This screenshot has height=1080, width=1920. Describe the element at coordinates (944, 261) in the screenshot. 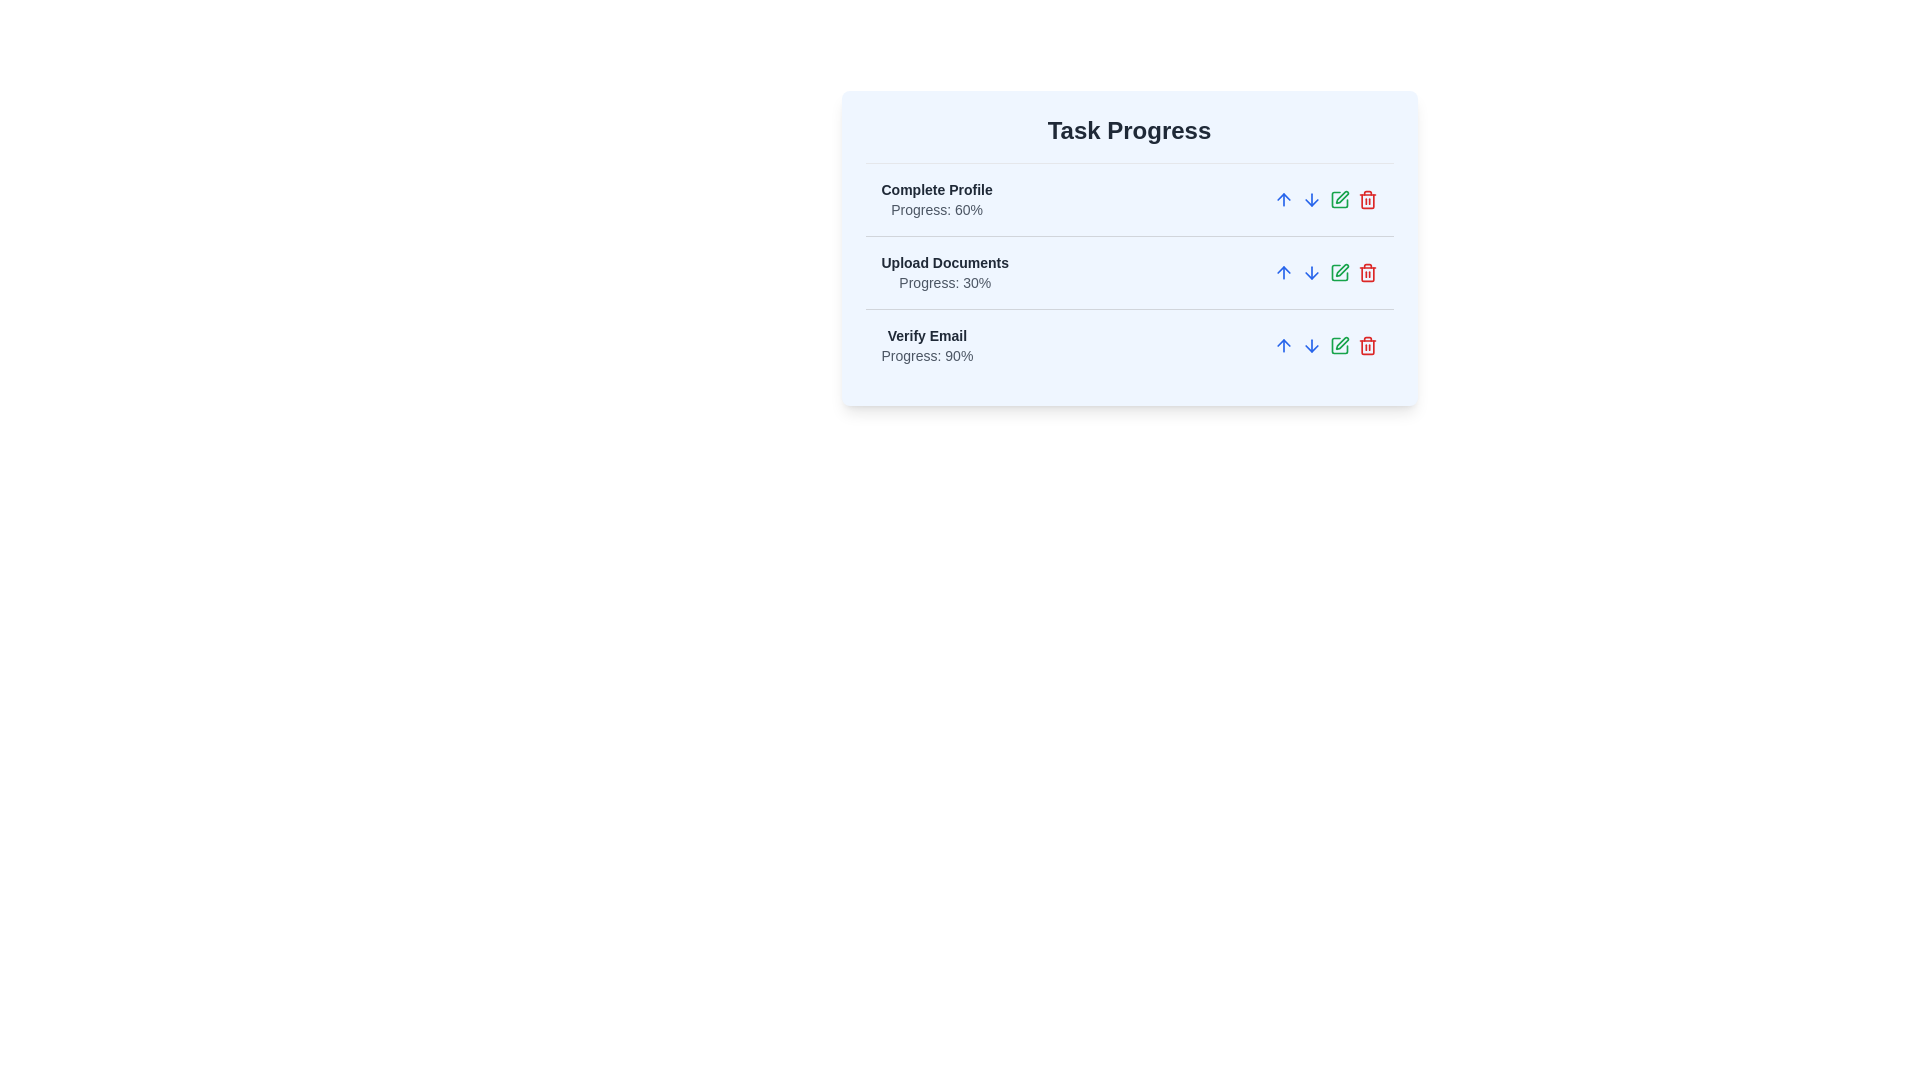

I see `the static text label 'Upload Documents', which is bold and dark gray, located between 'Complete Profile' and 'Verify Email' in the task list` at that location.